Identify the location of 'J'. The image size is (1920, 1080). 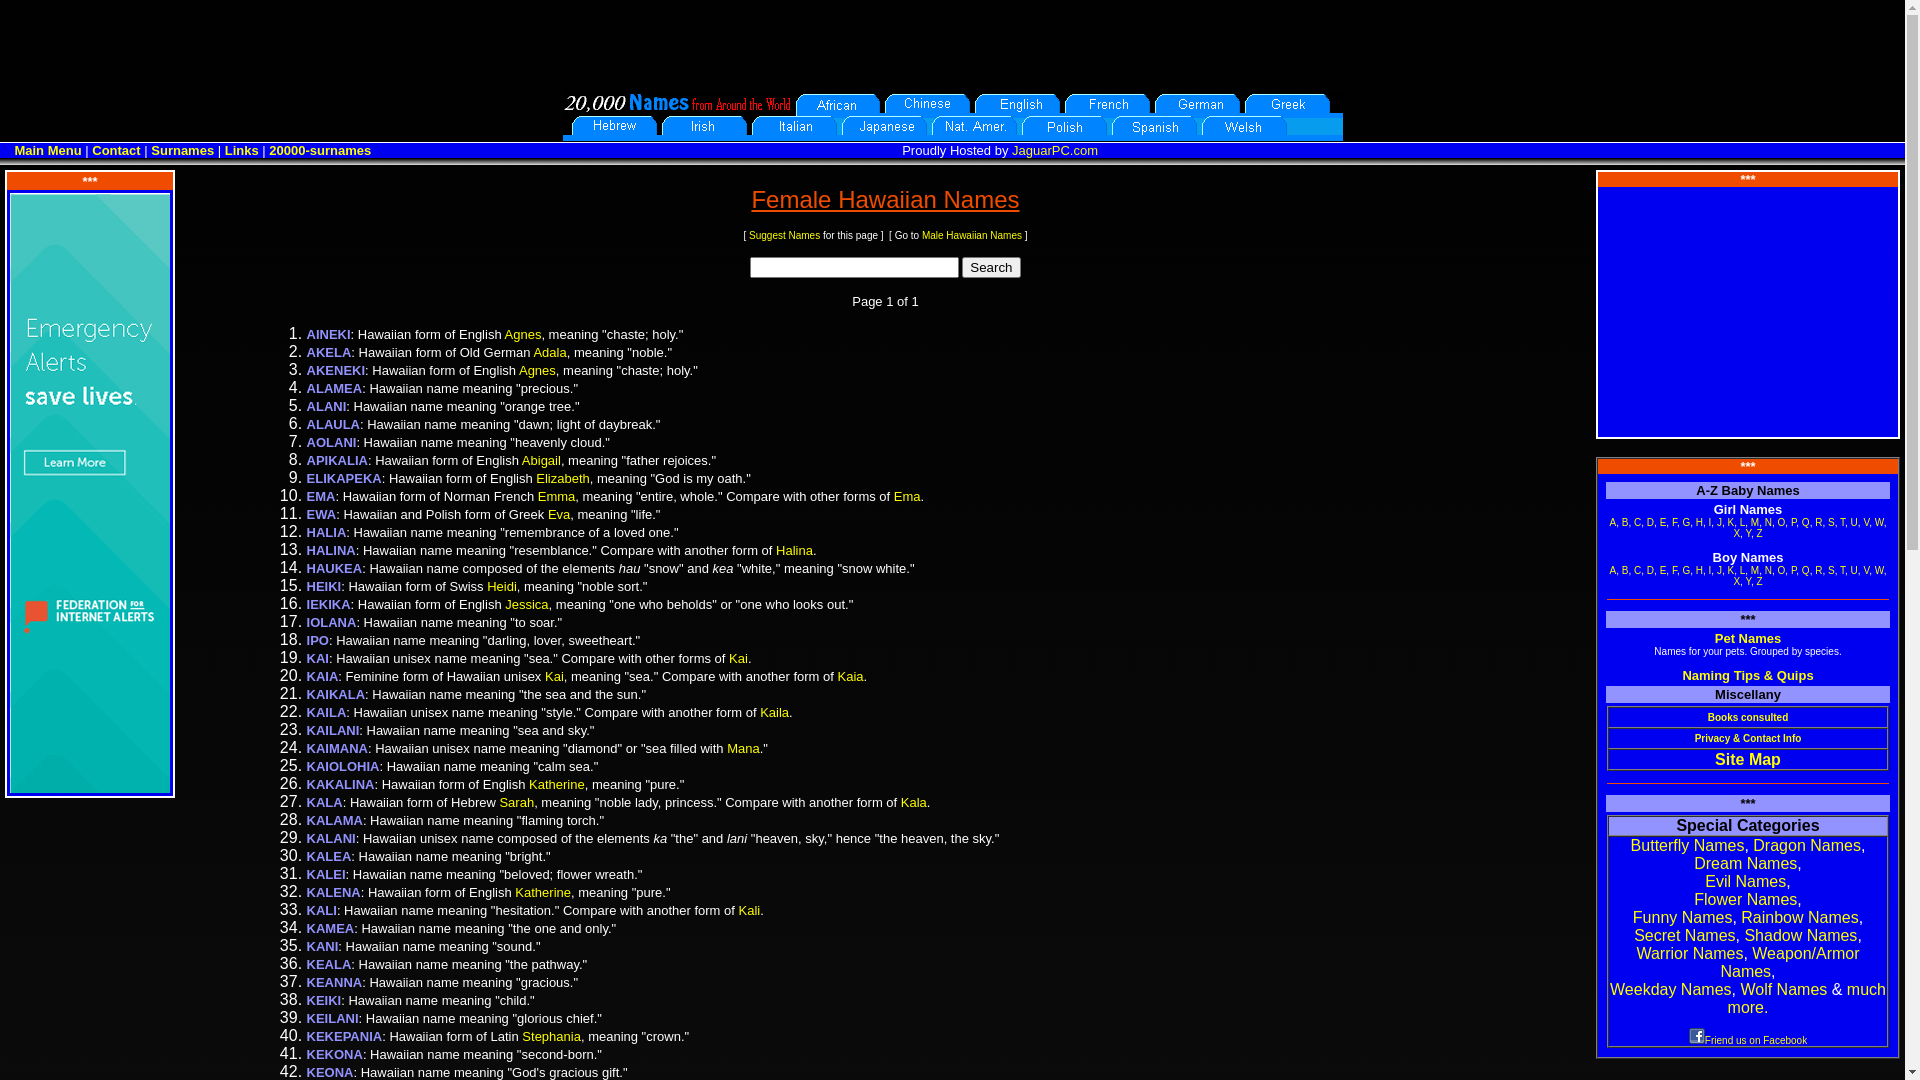
(1718, 521).